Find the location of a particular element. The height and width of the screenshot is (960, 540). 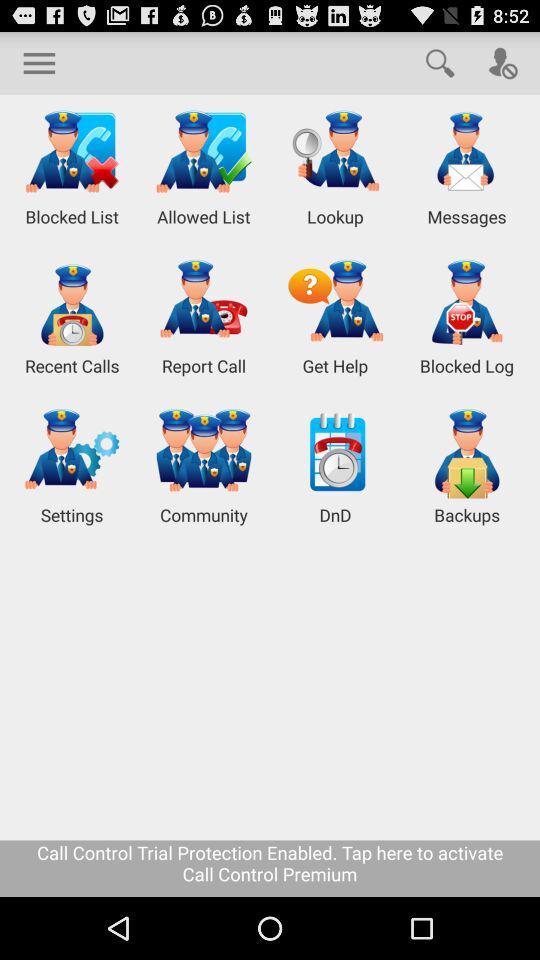

the menu icon is located at coordinates (39, 67).